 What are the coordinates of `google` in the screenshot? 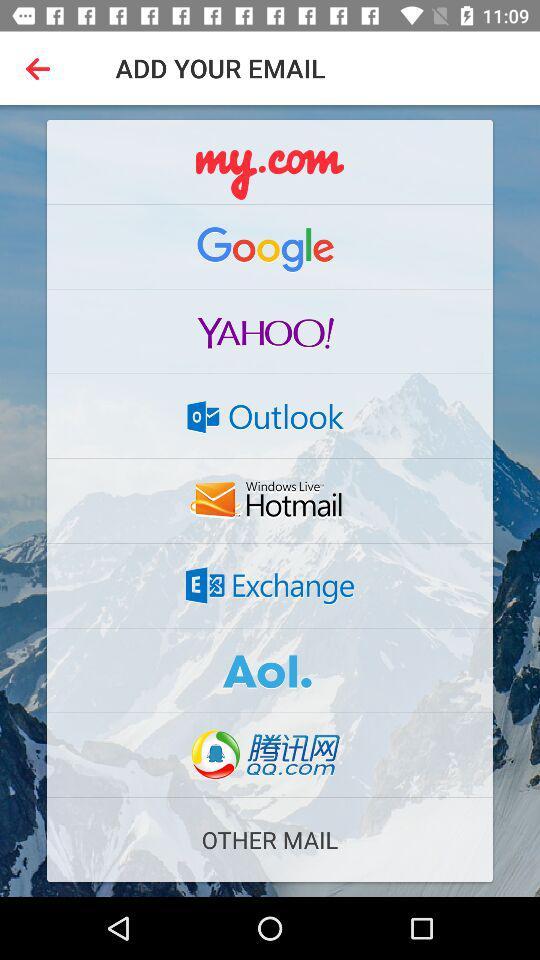 It's located at (270, 246).